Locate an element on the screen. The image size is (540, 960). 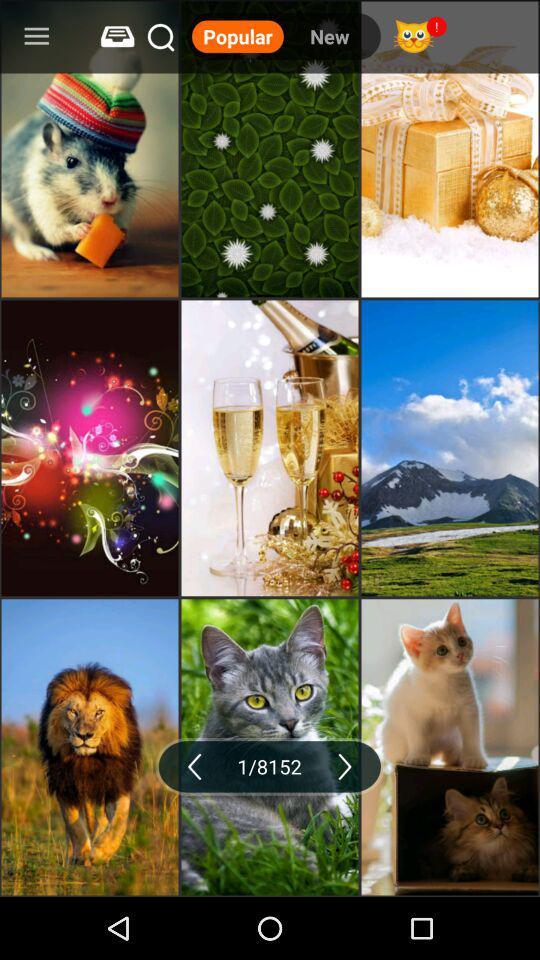
the 1/8152 icon is located at coordinates (269, 765).